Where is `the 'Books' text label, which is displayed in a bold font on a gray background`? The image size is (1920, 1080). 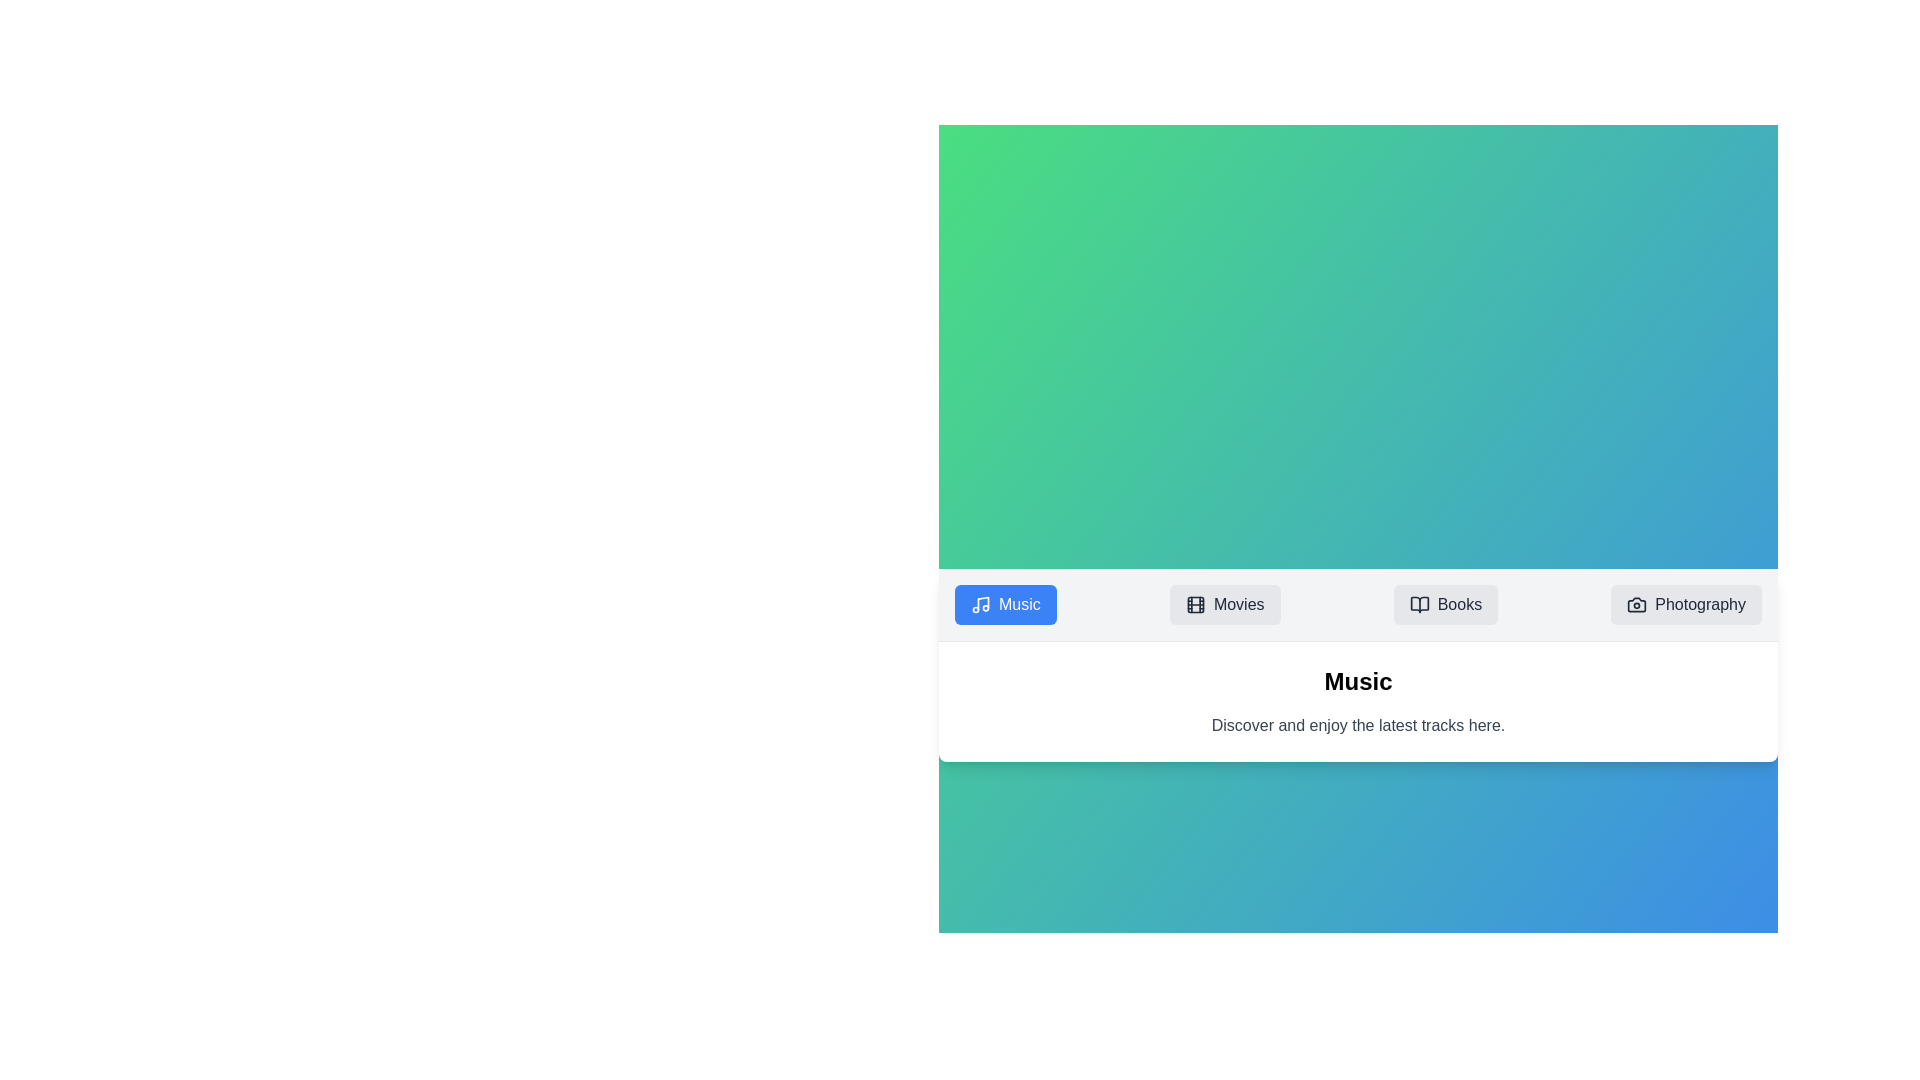
the 'Books' text label, which is displayed in a bold font on a gray background is located at coordinates (1459, 603).